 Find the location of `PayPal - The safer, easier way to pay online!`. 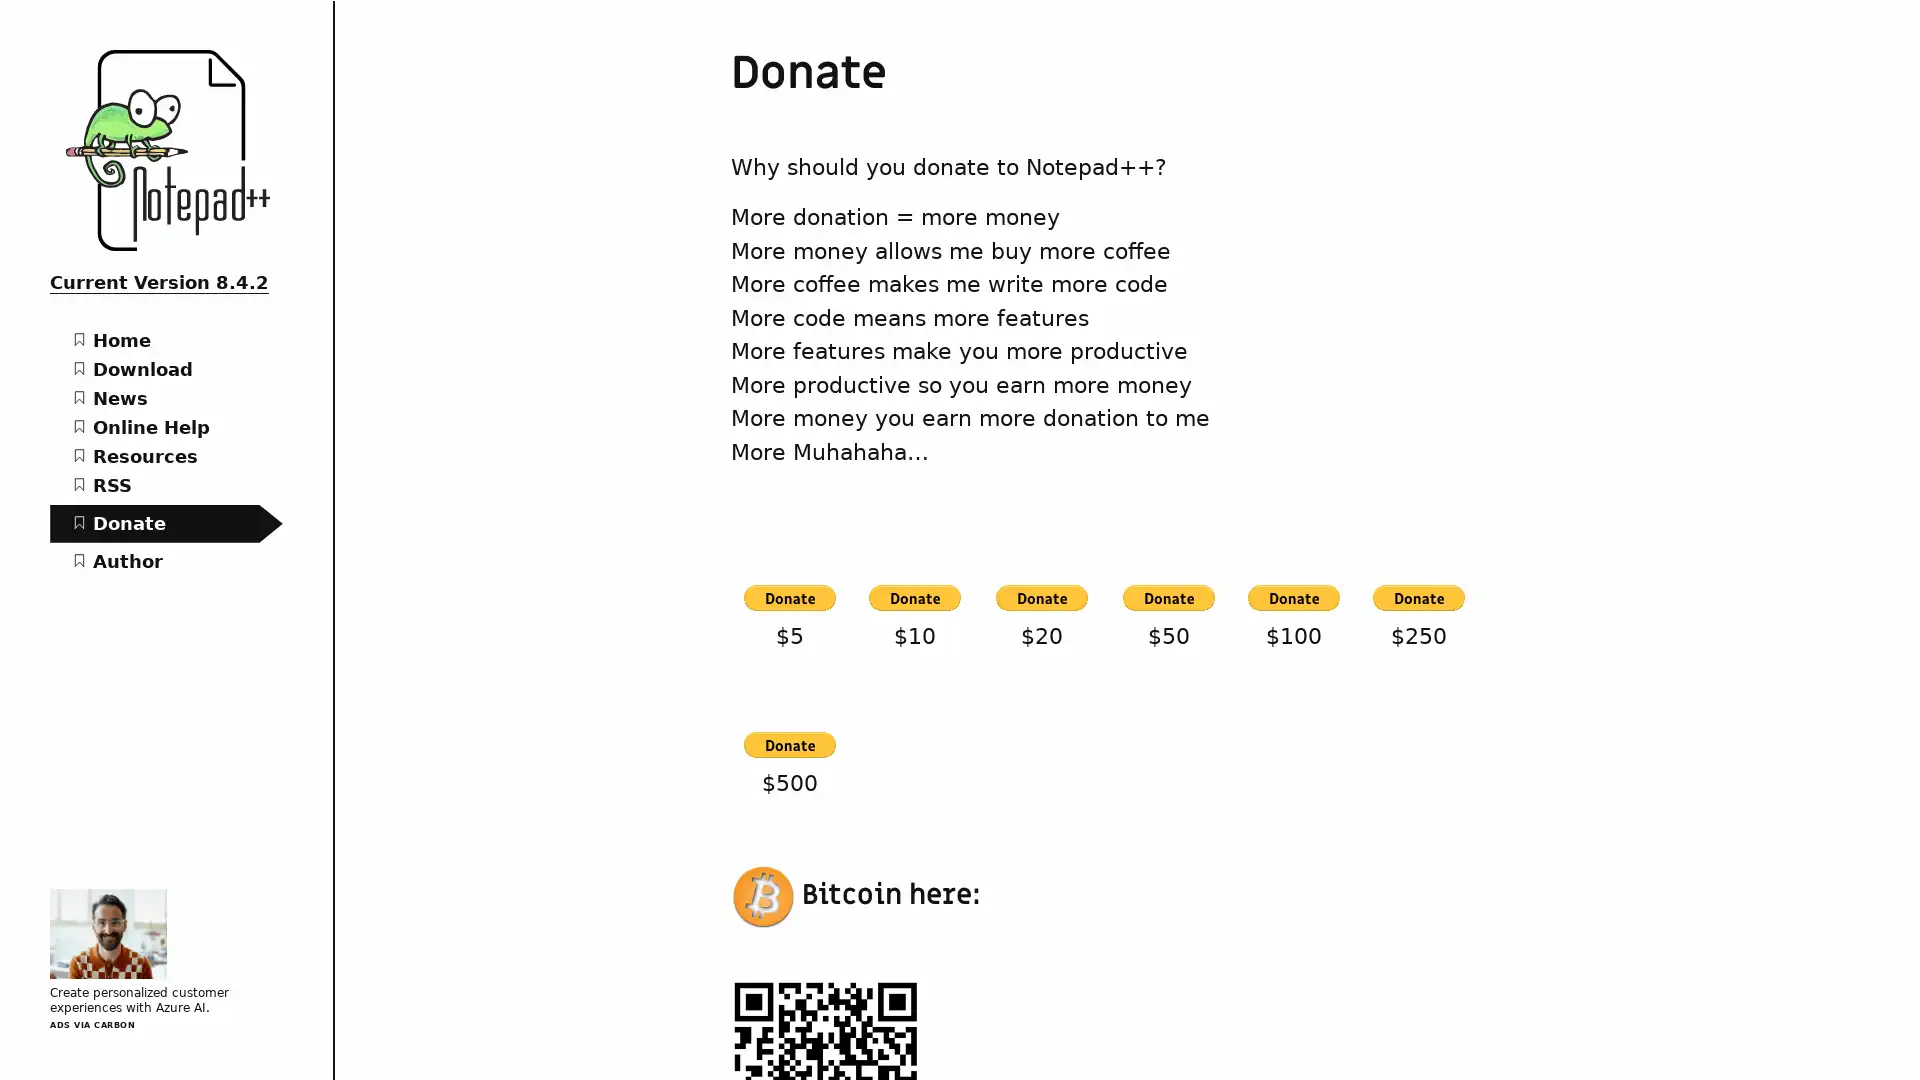

PayPal - The safer, easier way to pay online! is located at coordinates (789, 596).